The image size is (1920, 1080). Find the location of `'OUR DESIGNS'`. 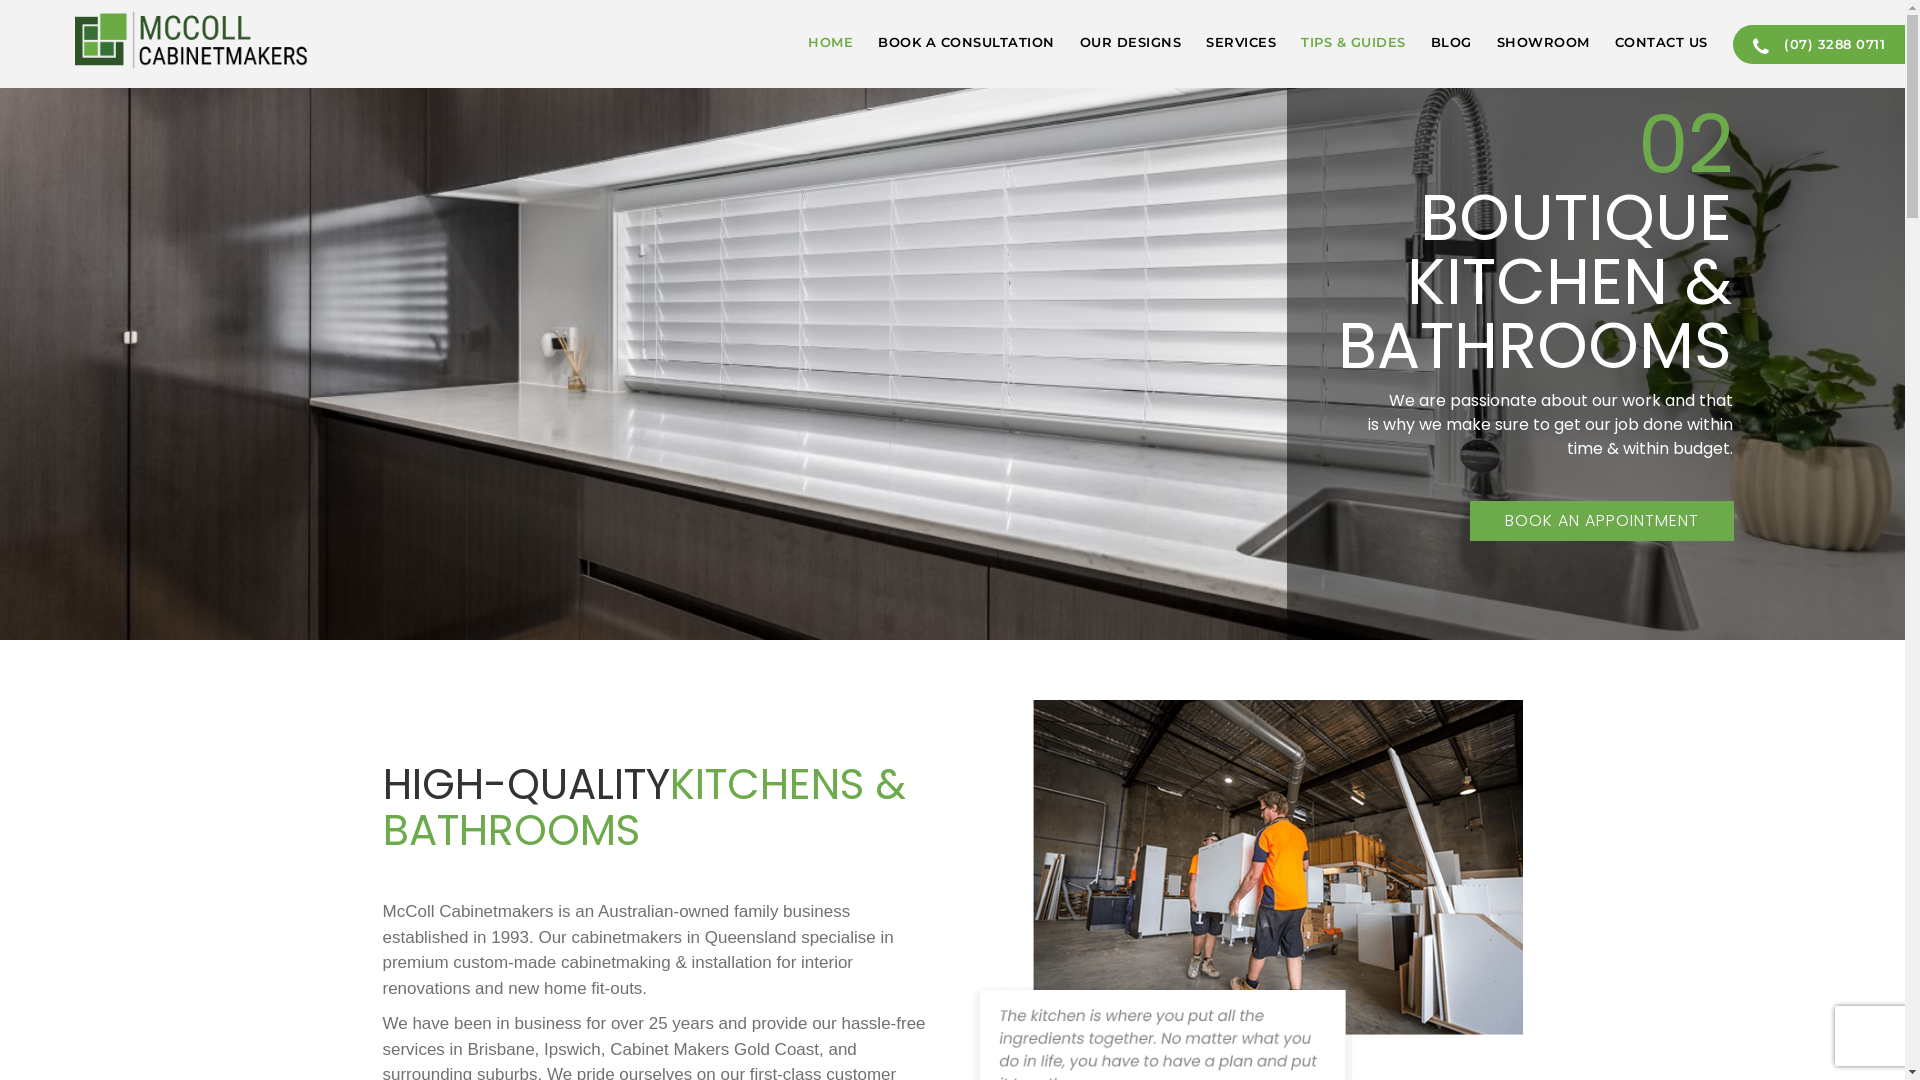

'OUR DESIGNS' is located at coordinates (1116, 39).